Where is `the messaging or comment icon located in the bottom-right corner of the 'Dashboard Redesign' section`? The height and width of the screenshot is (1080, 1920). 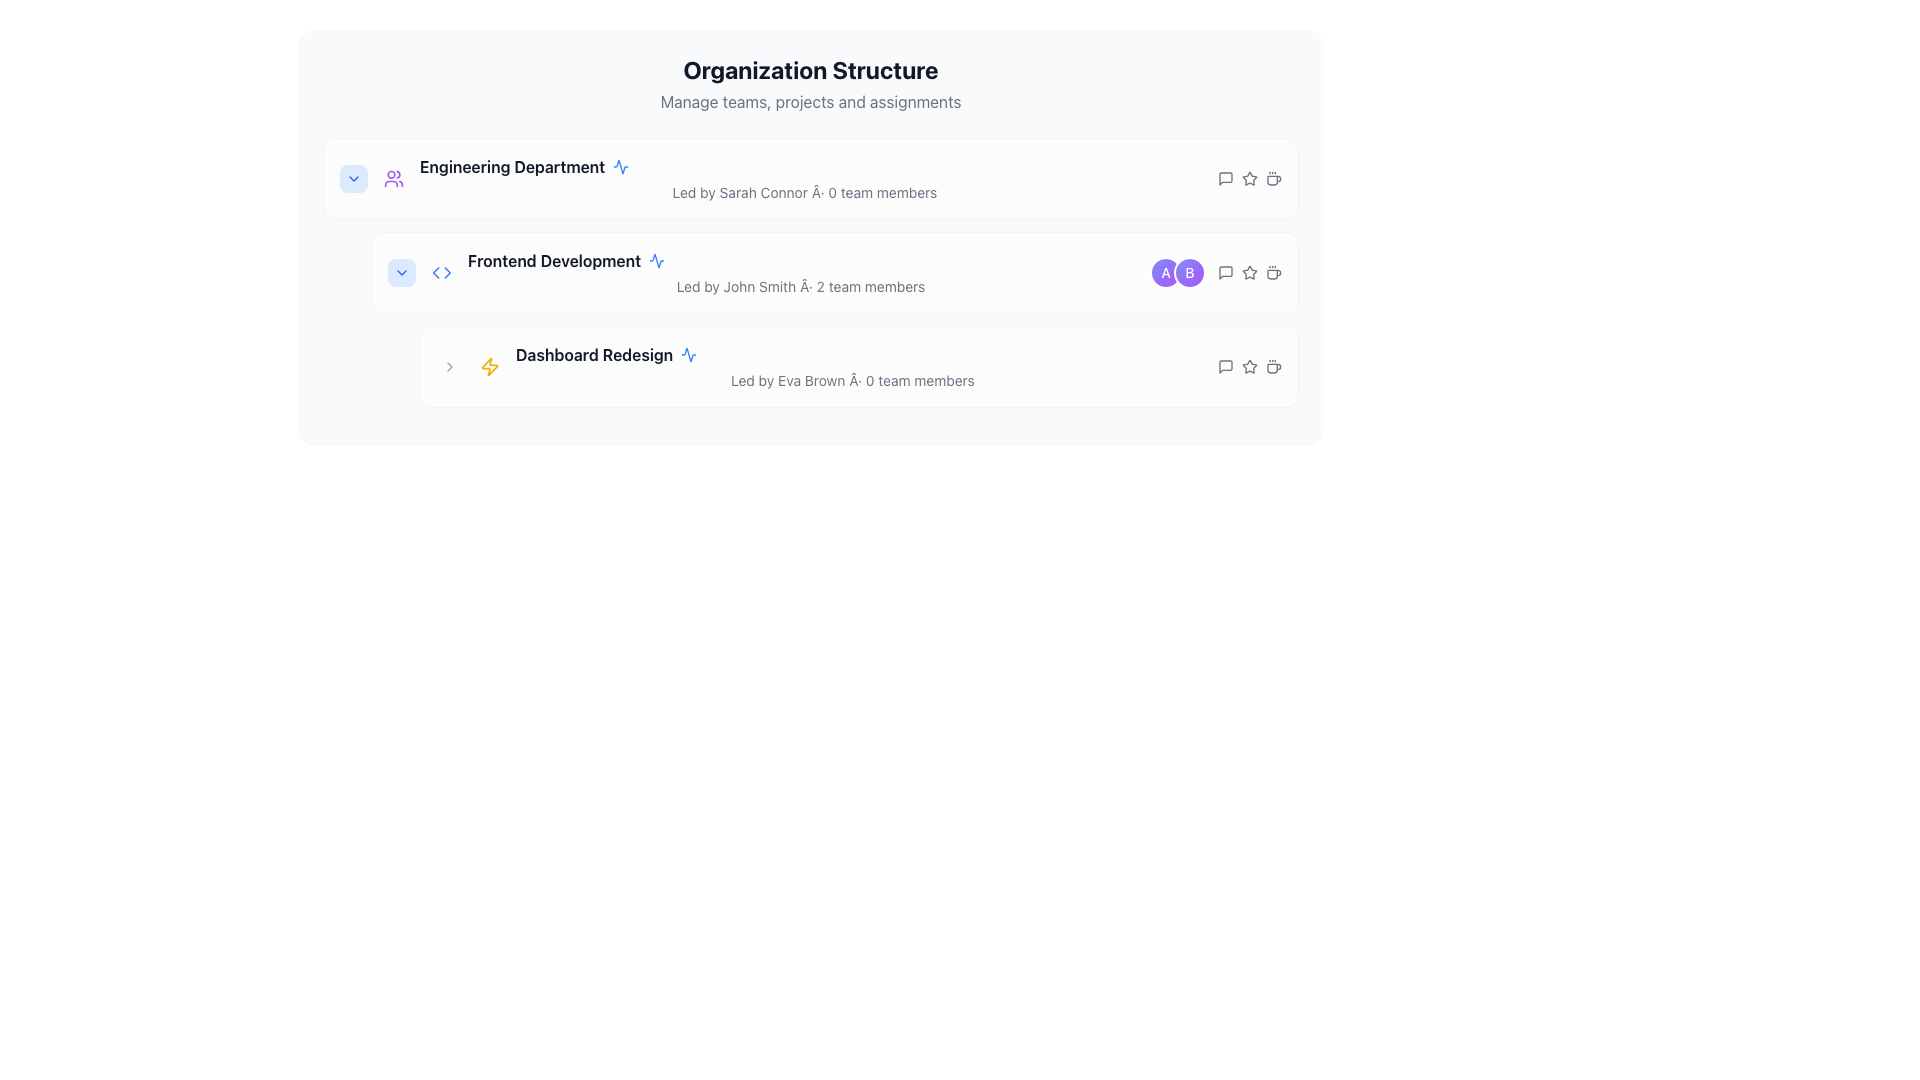 the messaging or comment icon located in the bottom-right corner of the 'Dashboard Redesign' section is located at coordinates (1224, 366).